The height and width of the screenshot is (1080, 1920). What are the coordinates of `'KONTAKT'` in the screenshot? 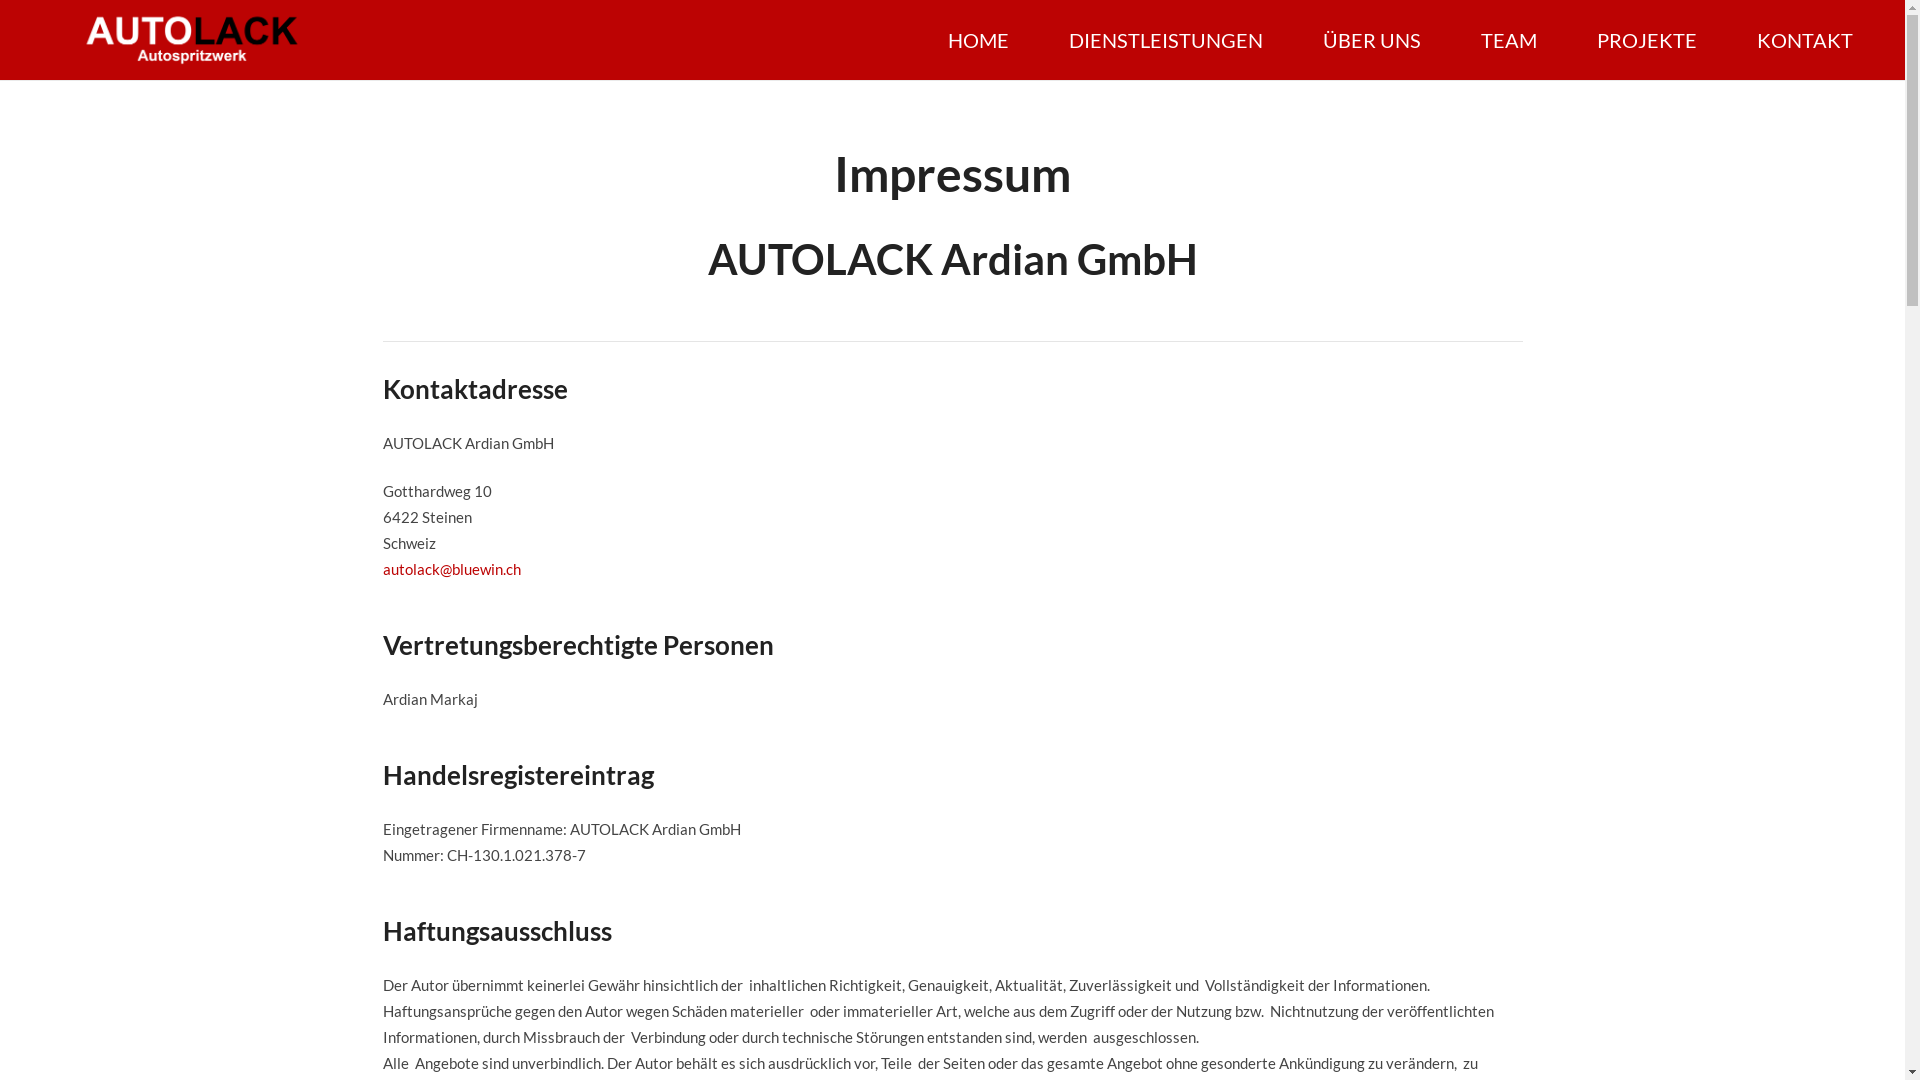 It's located at (1804, 39).